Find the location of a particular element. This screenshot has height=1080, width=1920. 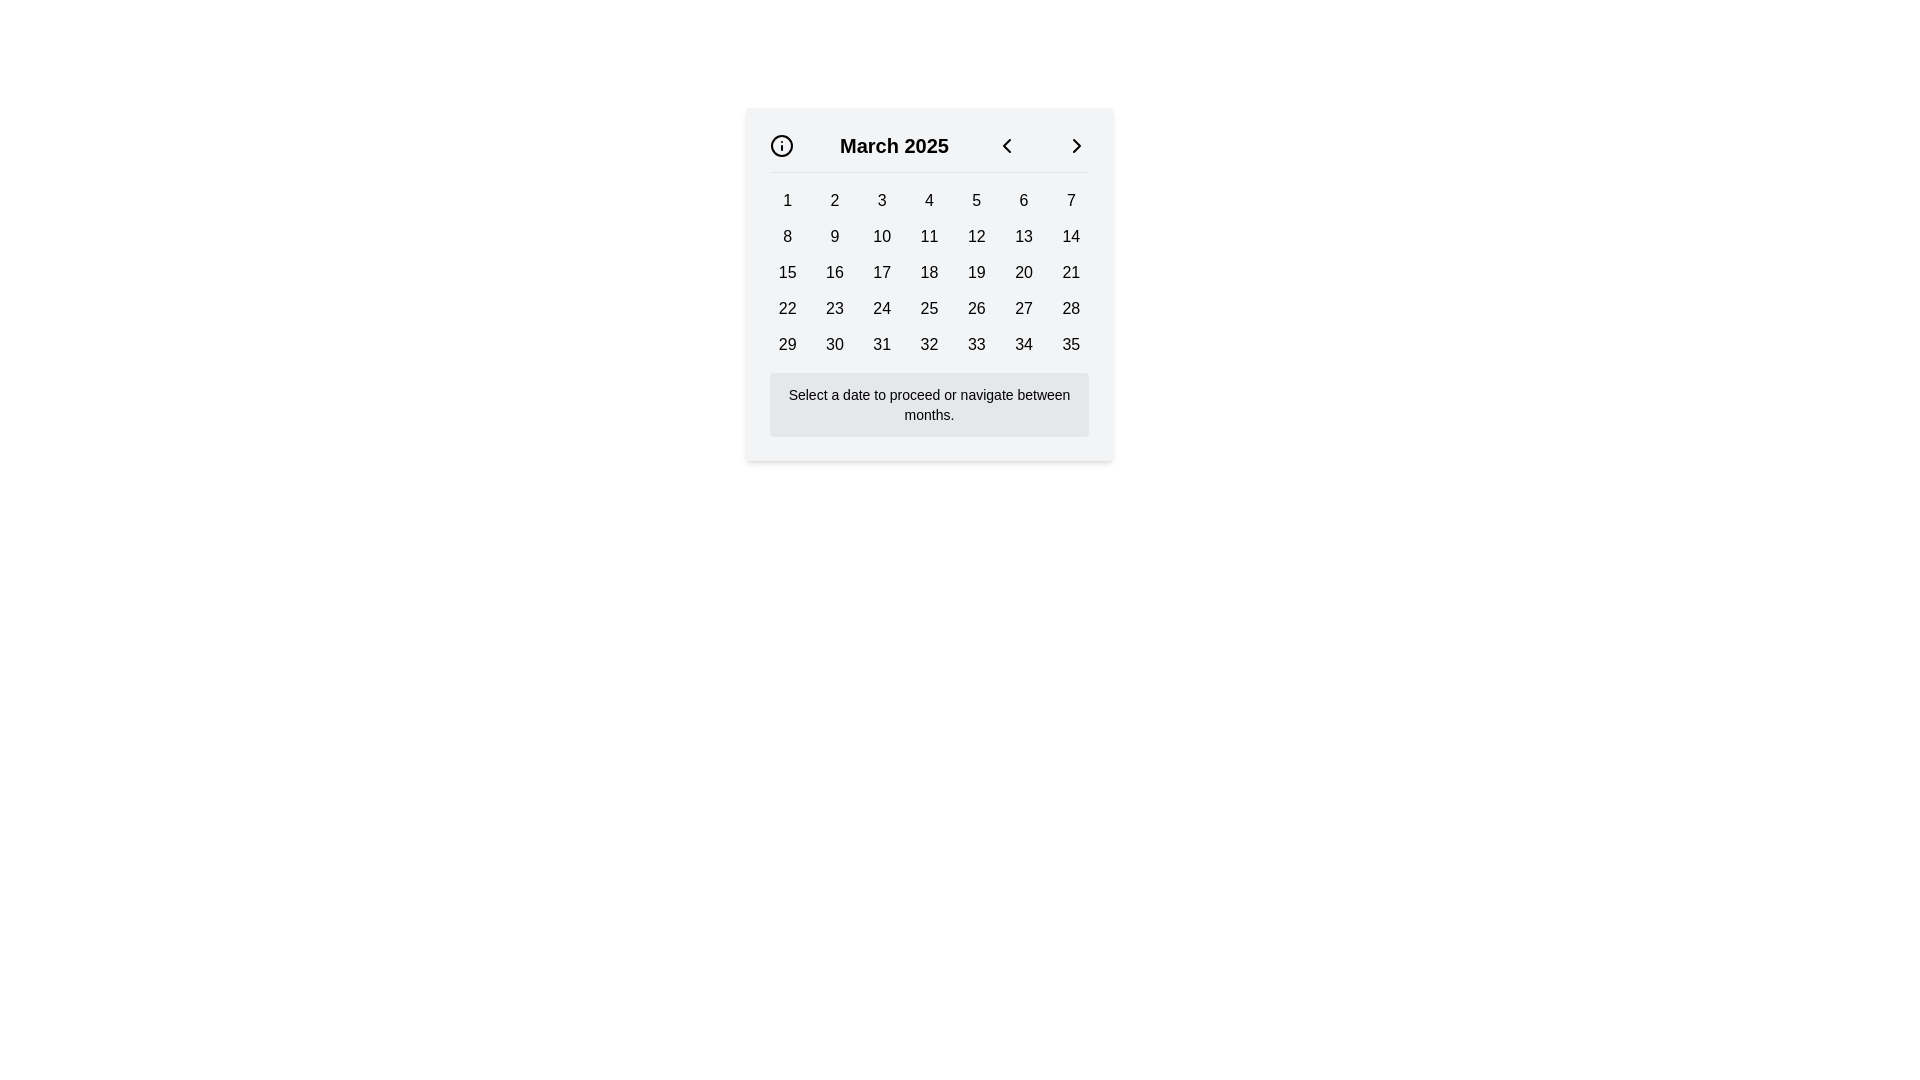

the fifth button in the first row of the calendar is located at coordinates (976, 200).